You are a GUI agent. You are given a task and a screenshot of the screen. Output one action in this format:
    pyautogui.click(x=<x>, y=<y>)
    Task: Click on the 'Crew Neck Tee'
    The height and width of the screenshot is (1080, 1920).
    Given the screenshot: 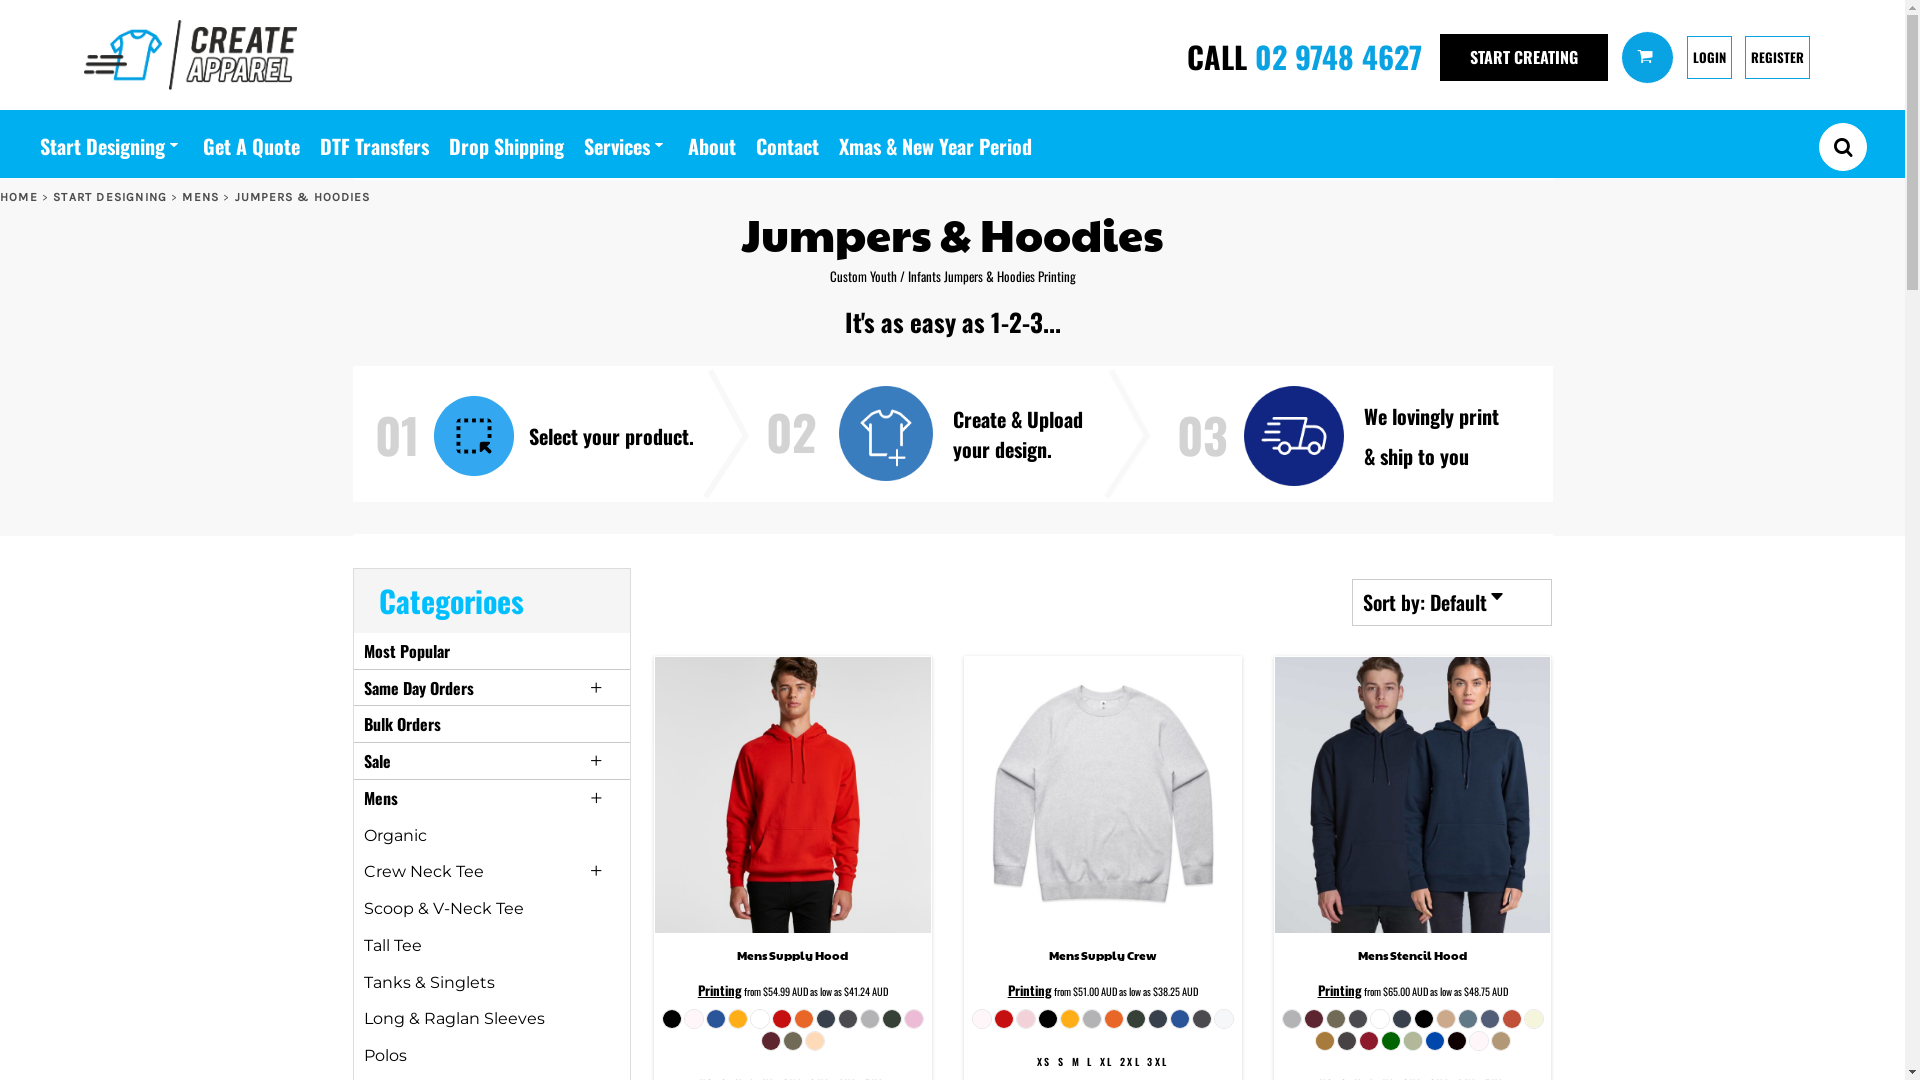 What is the action you would take?
    pyautogui.click(x=422, y=870)
    